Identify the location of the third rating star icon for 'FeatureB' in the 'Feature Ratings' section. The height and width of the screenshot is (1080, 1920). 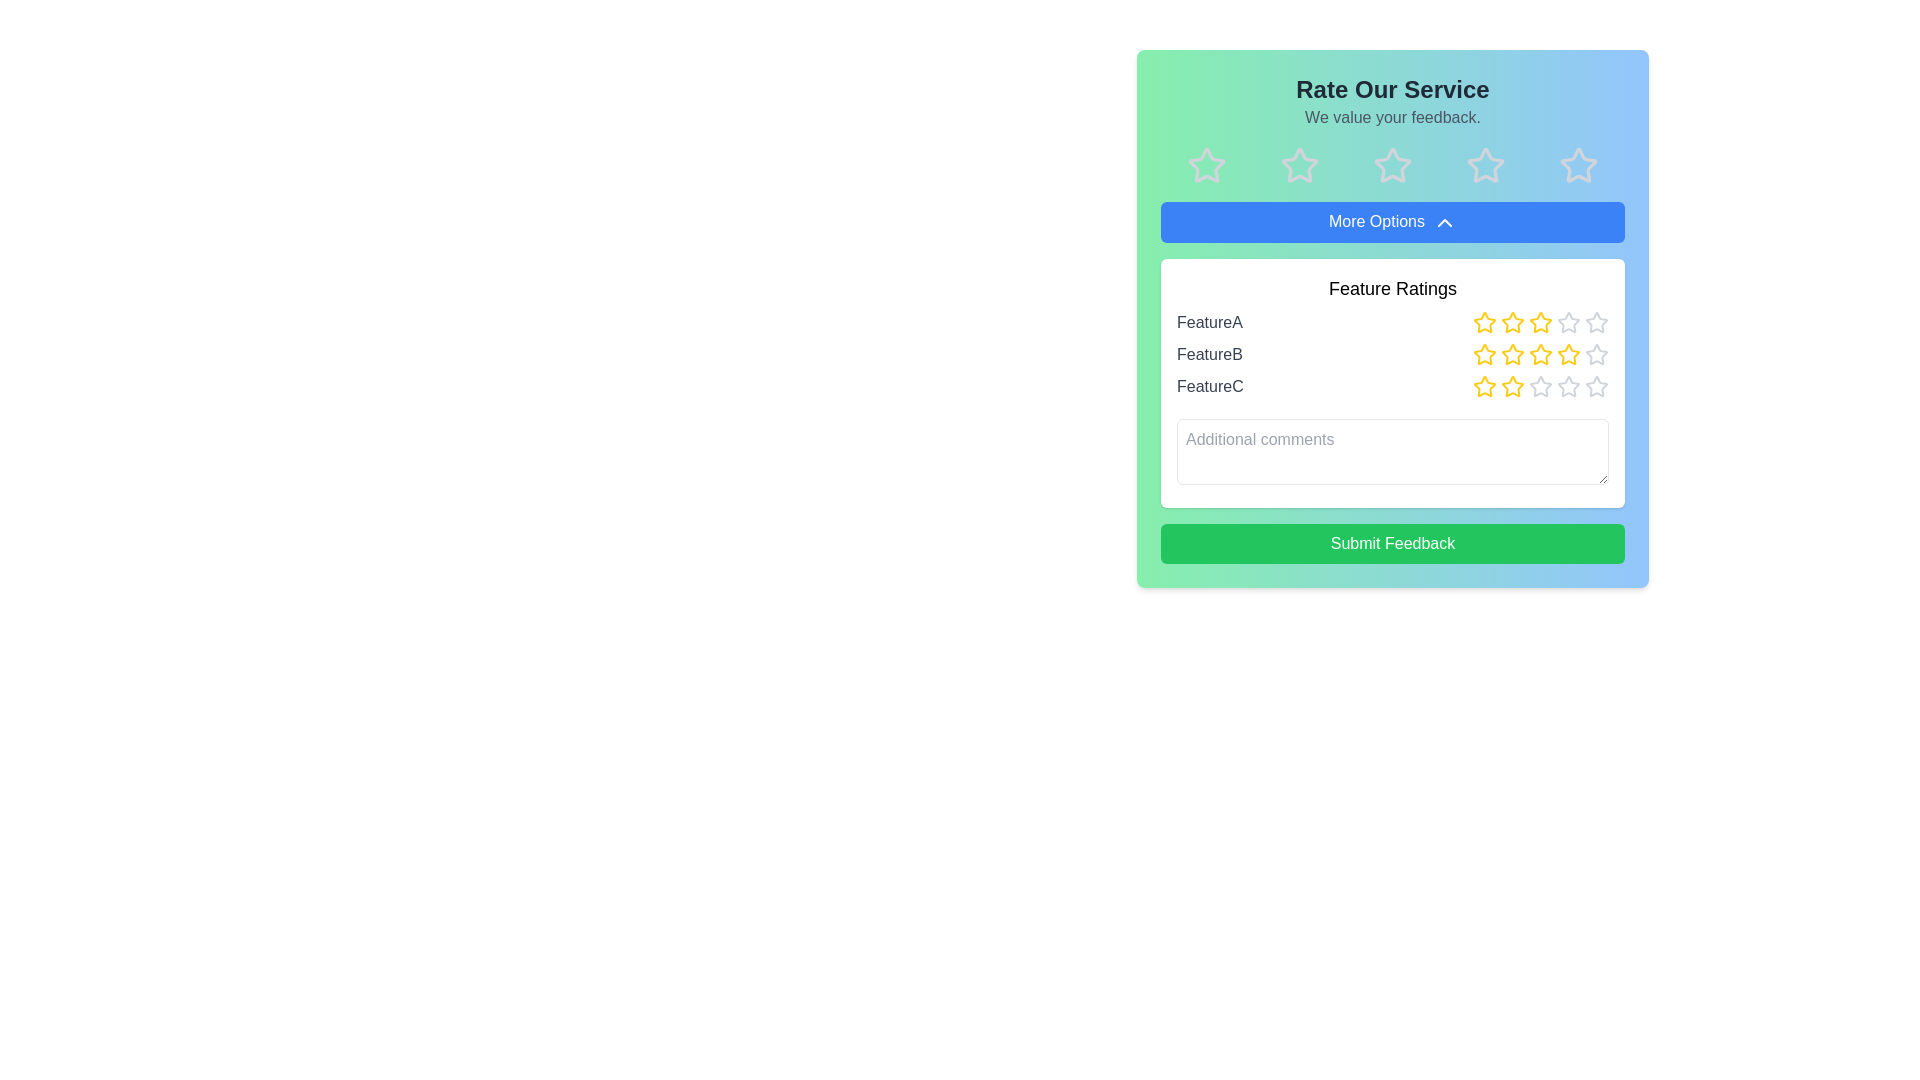
(1512, 353).